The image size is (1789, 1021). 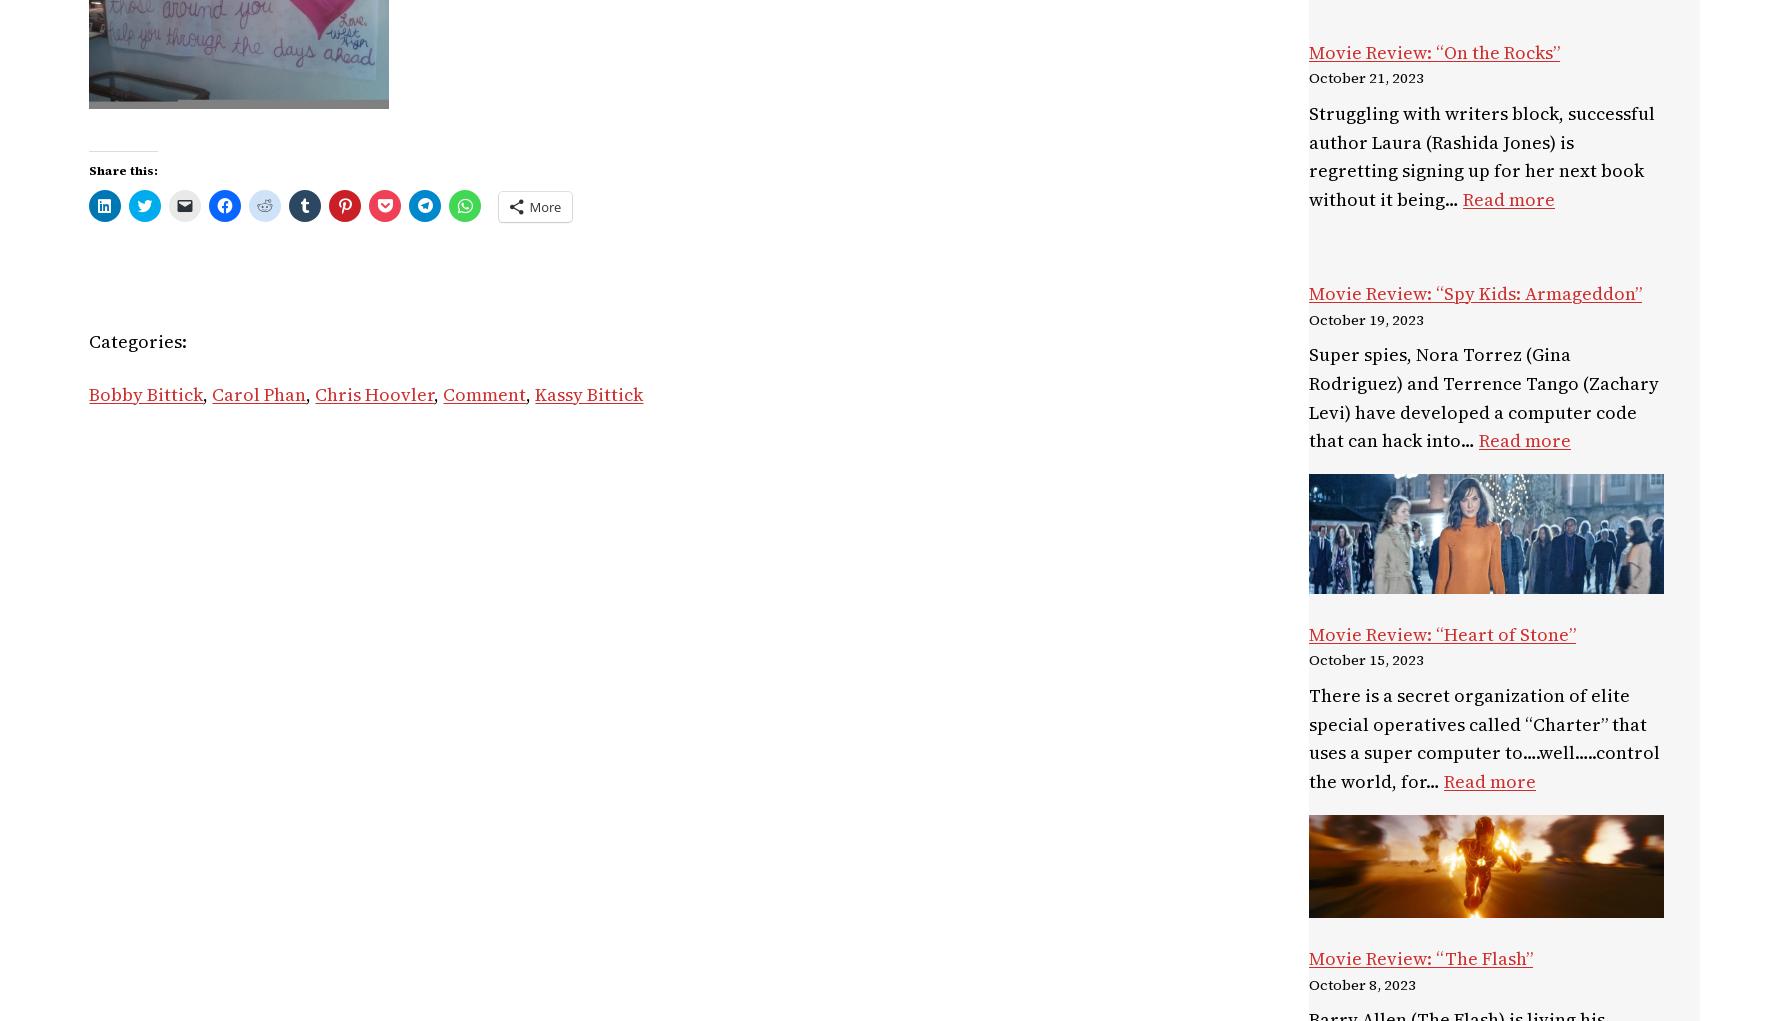 I want to click on 'Chris Hoovler', so click(x=314, y=393).